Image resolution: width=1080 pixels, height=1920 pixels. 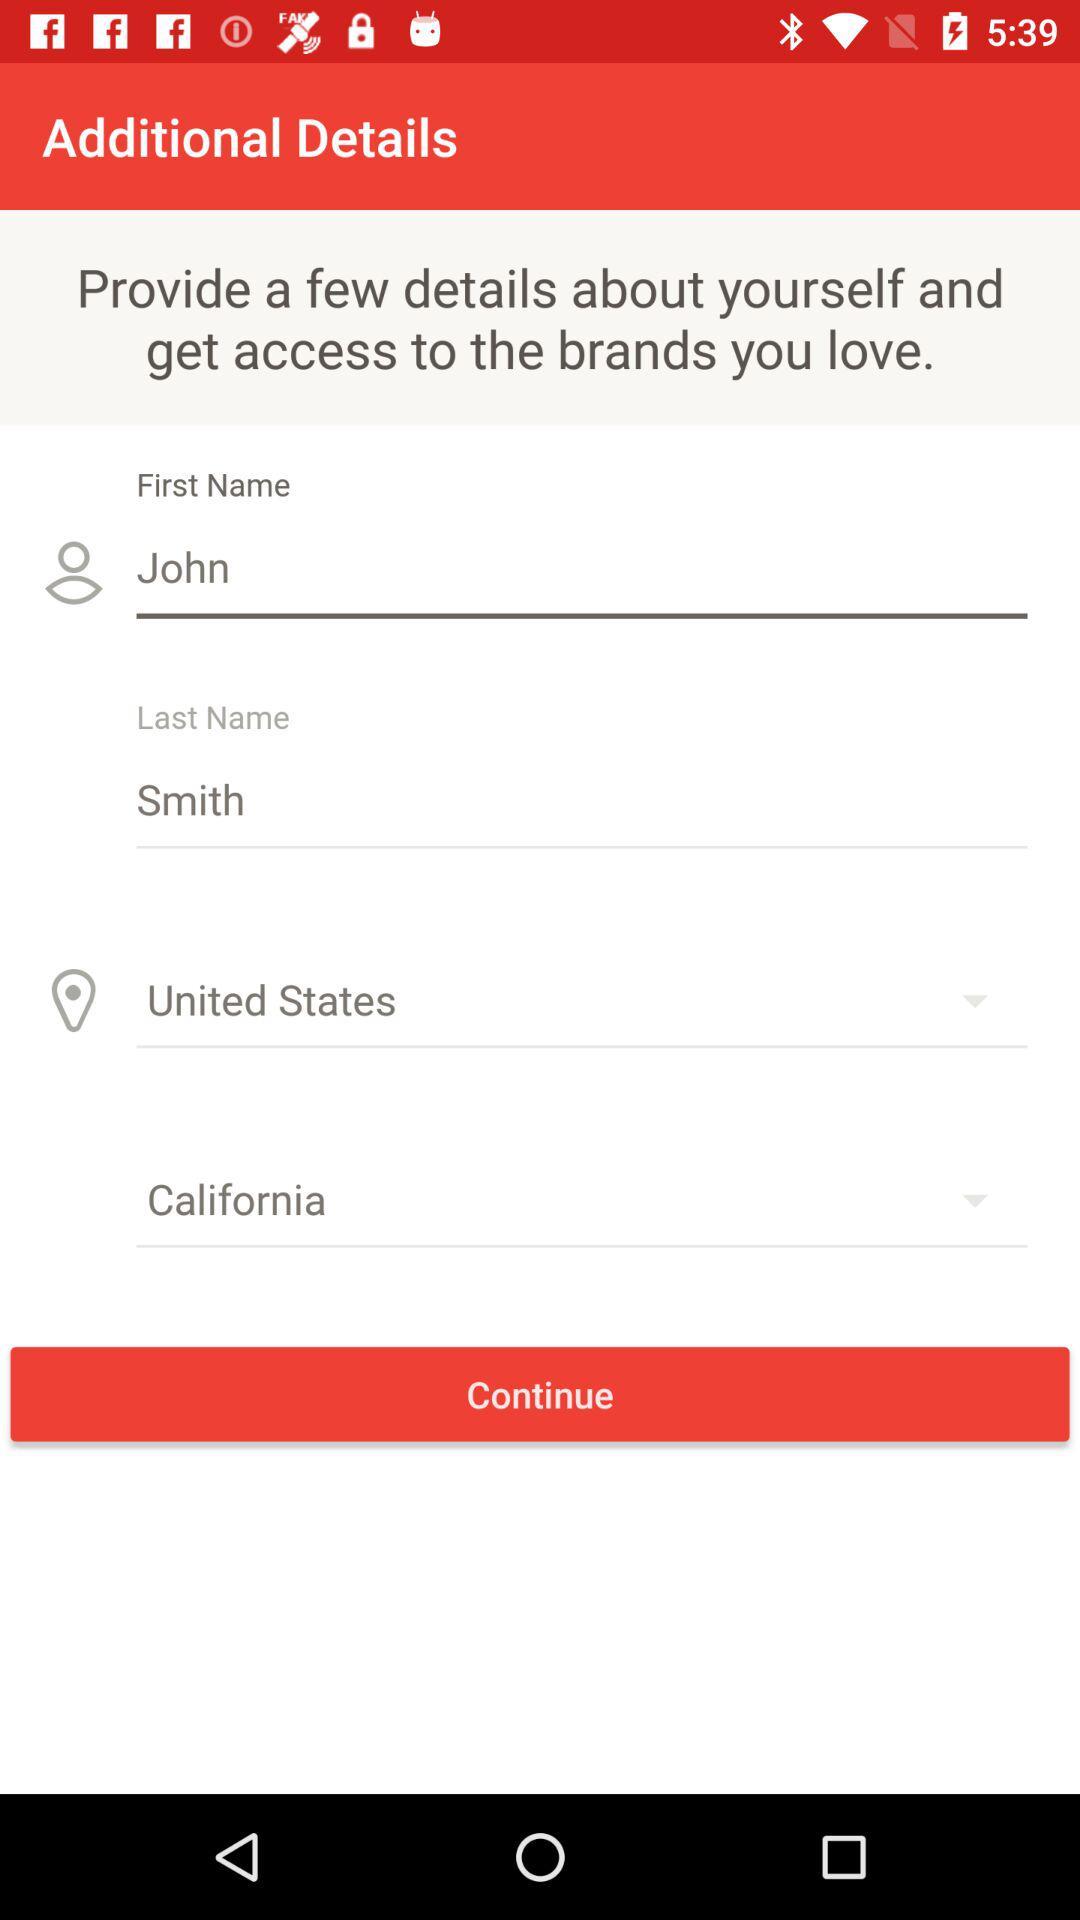 I want to click on john, so click(x=582, y=565).